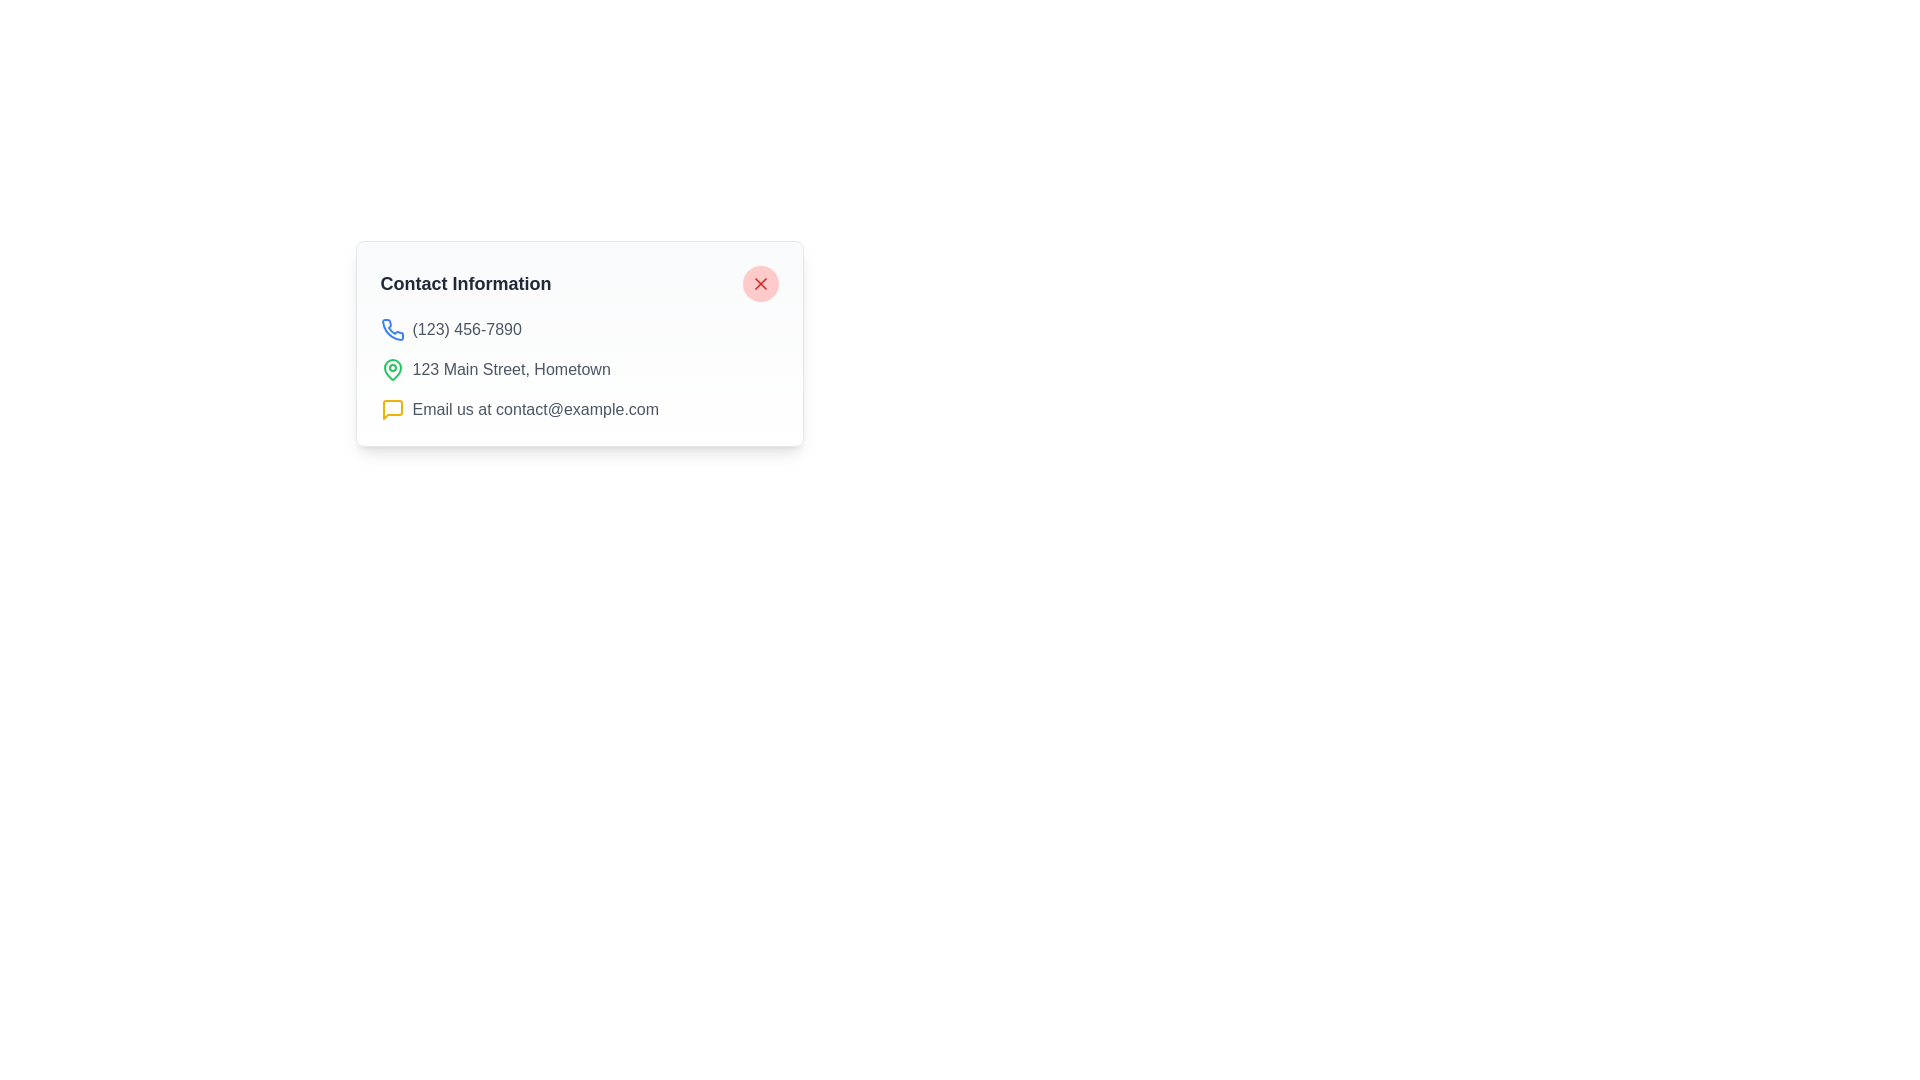 The width and height of the screenshot is (1920, 1080). What do you see at coordinates (511, 370) in the screenshot?
I see `the text displaying '123 Main Street, Hometown' in the contact information card, which is styled in gray and located to the right of a green location icon` at bounding box center [511, 370].